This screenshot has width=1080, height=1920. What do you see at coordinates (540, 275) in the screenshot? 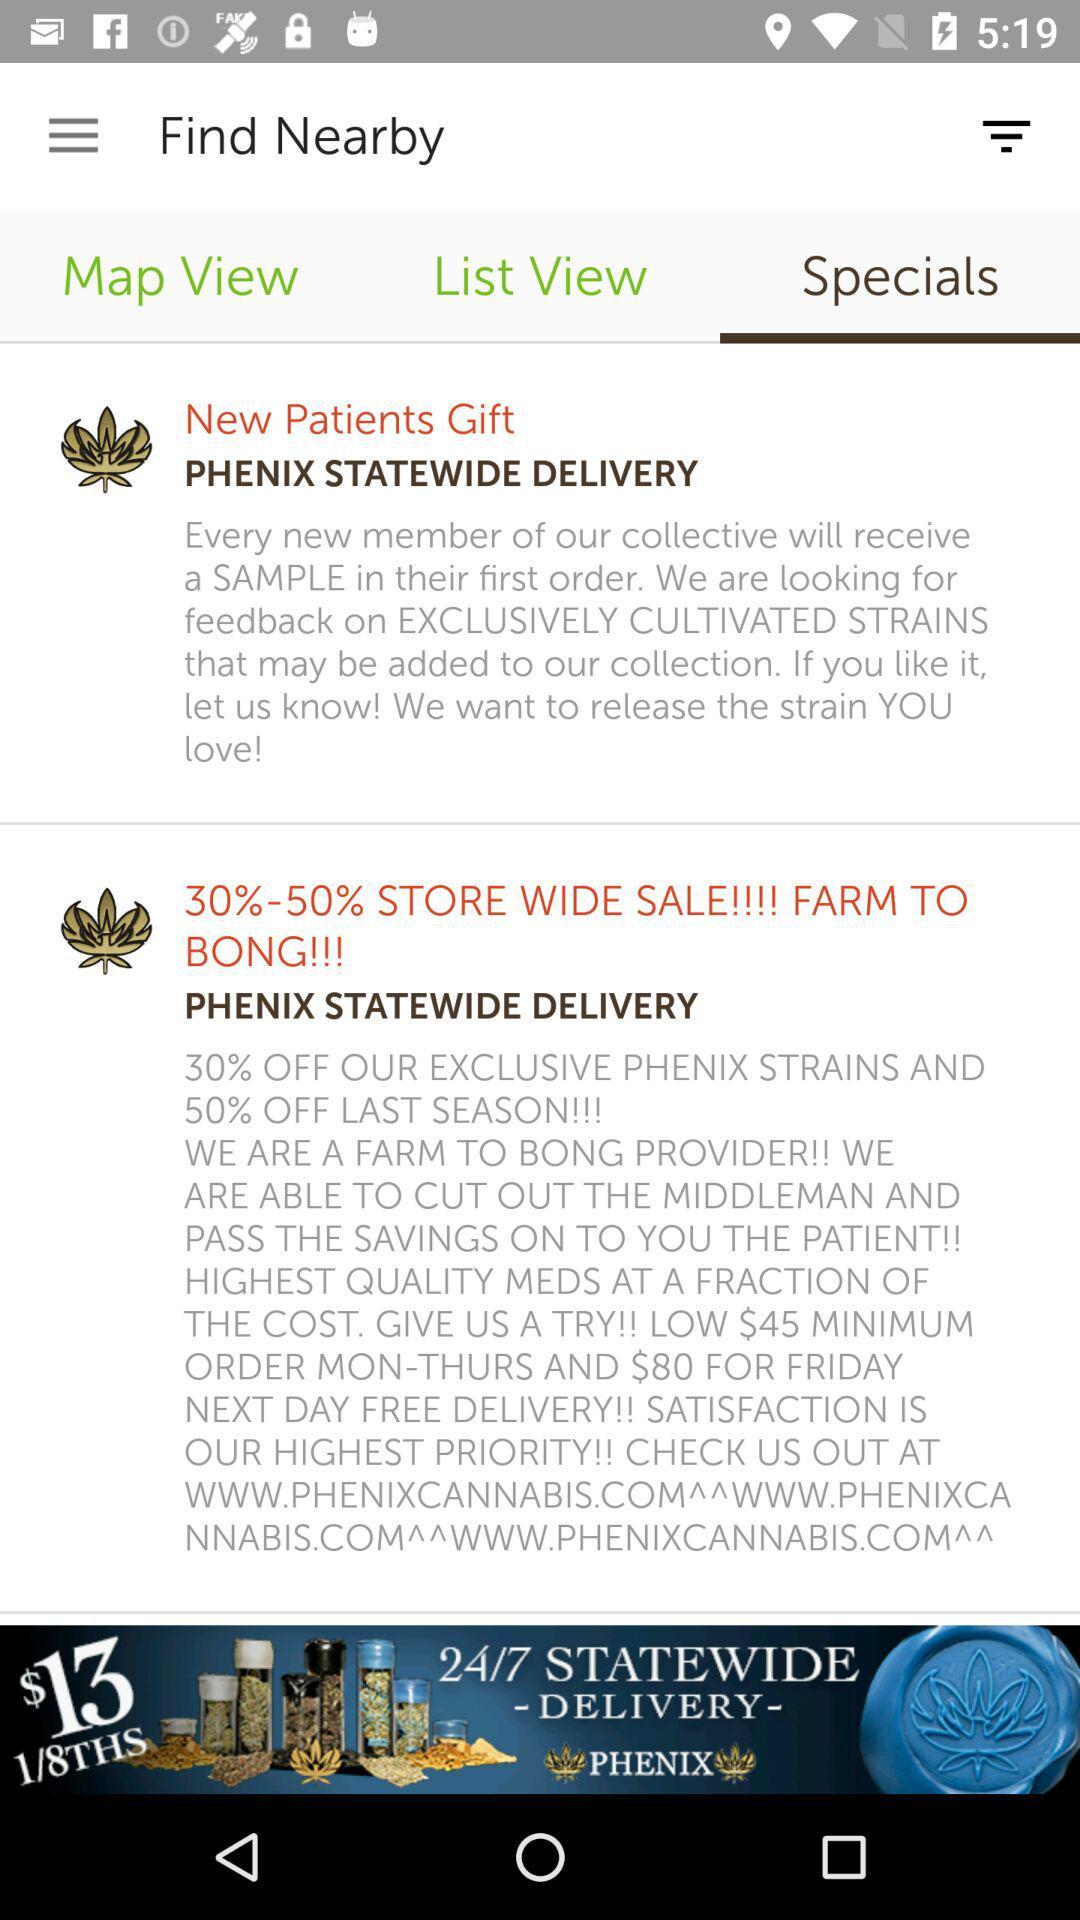
I see `item to the right of map view item` at bounding box center [540, 275].